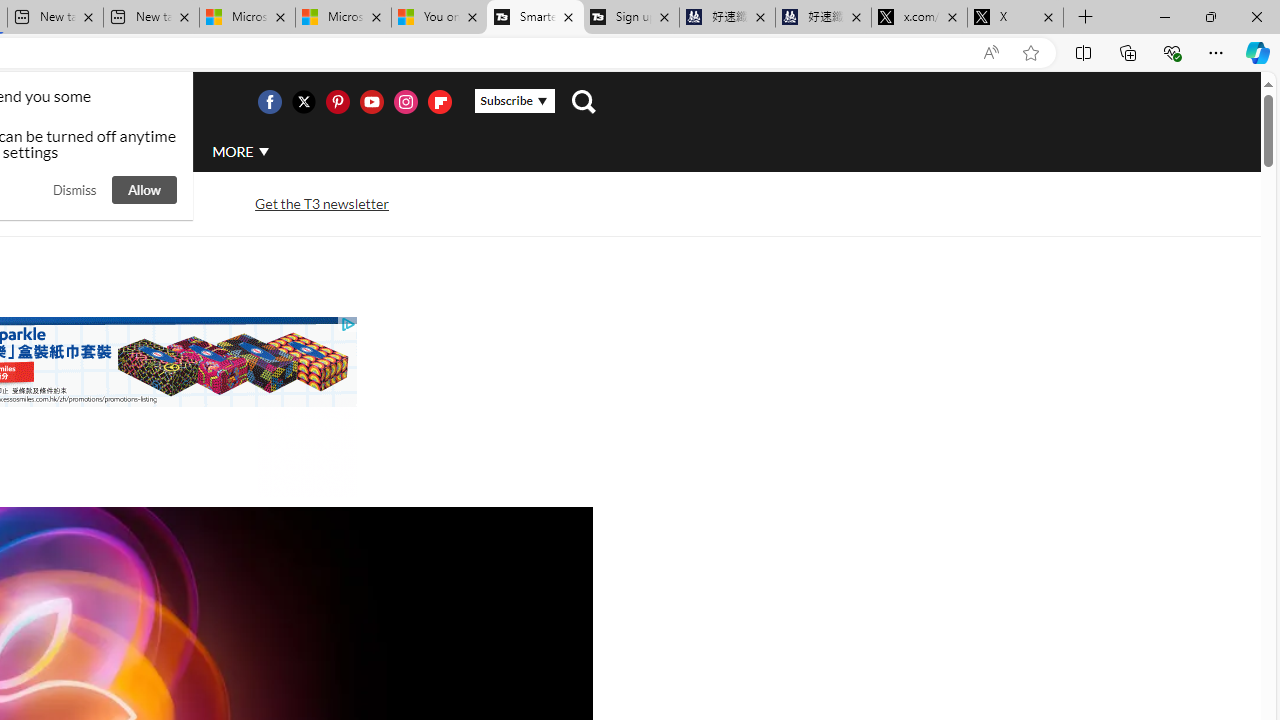  What do you see at coordinates (438, 101) in the screenshot?
I see `'Visit us on Flipboard'` at bounding box center [438, 101].